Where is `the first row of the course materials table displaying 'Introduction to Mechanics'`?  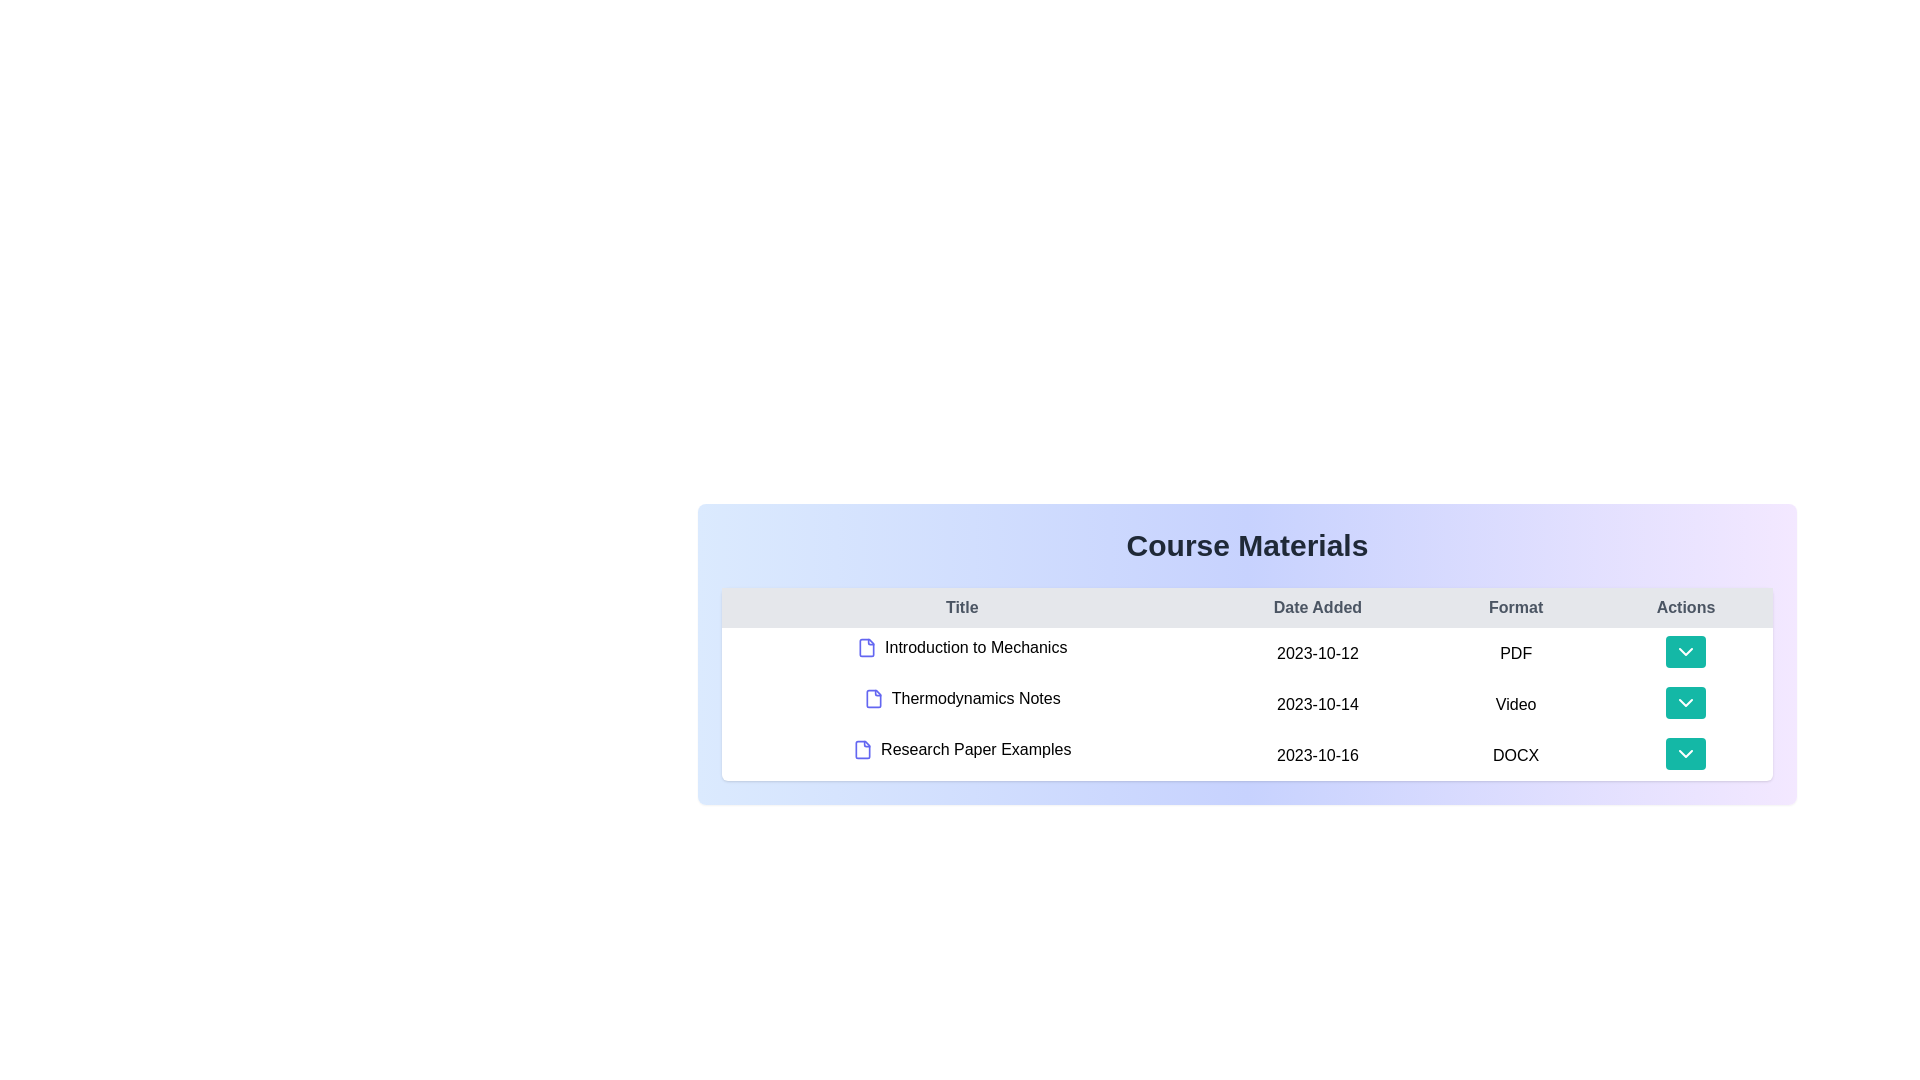 the first row of the course materials table displaying 'Introduction to Mechanics' is located at coordinates (1246, 653).